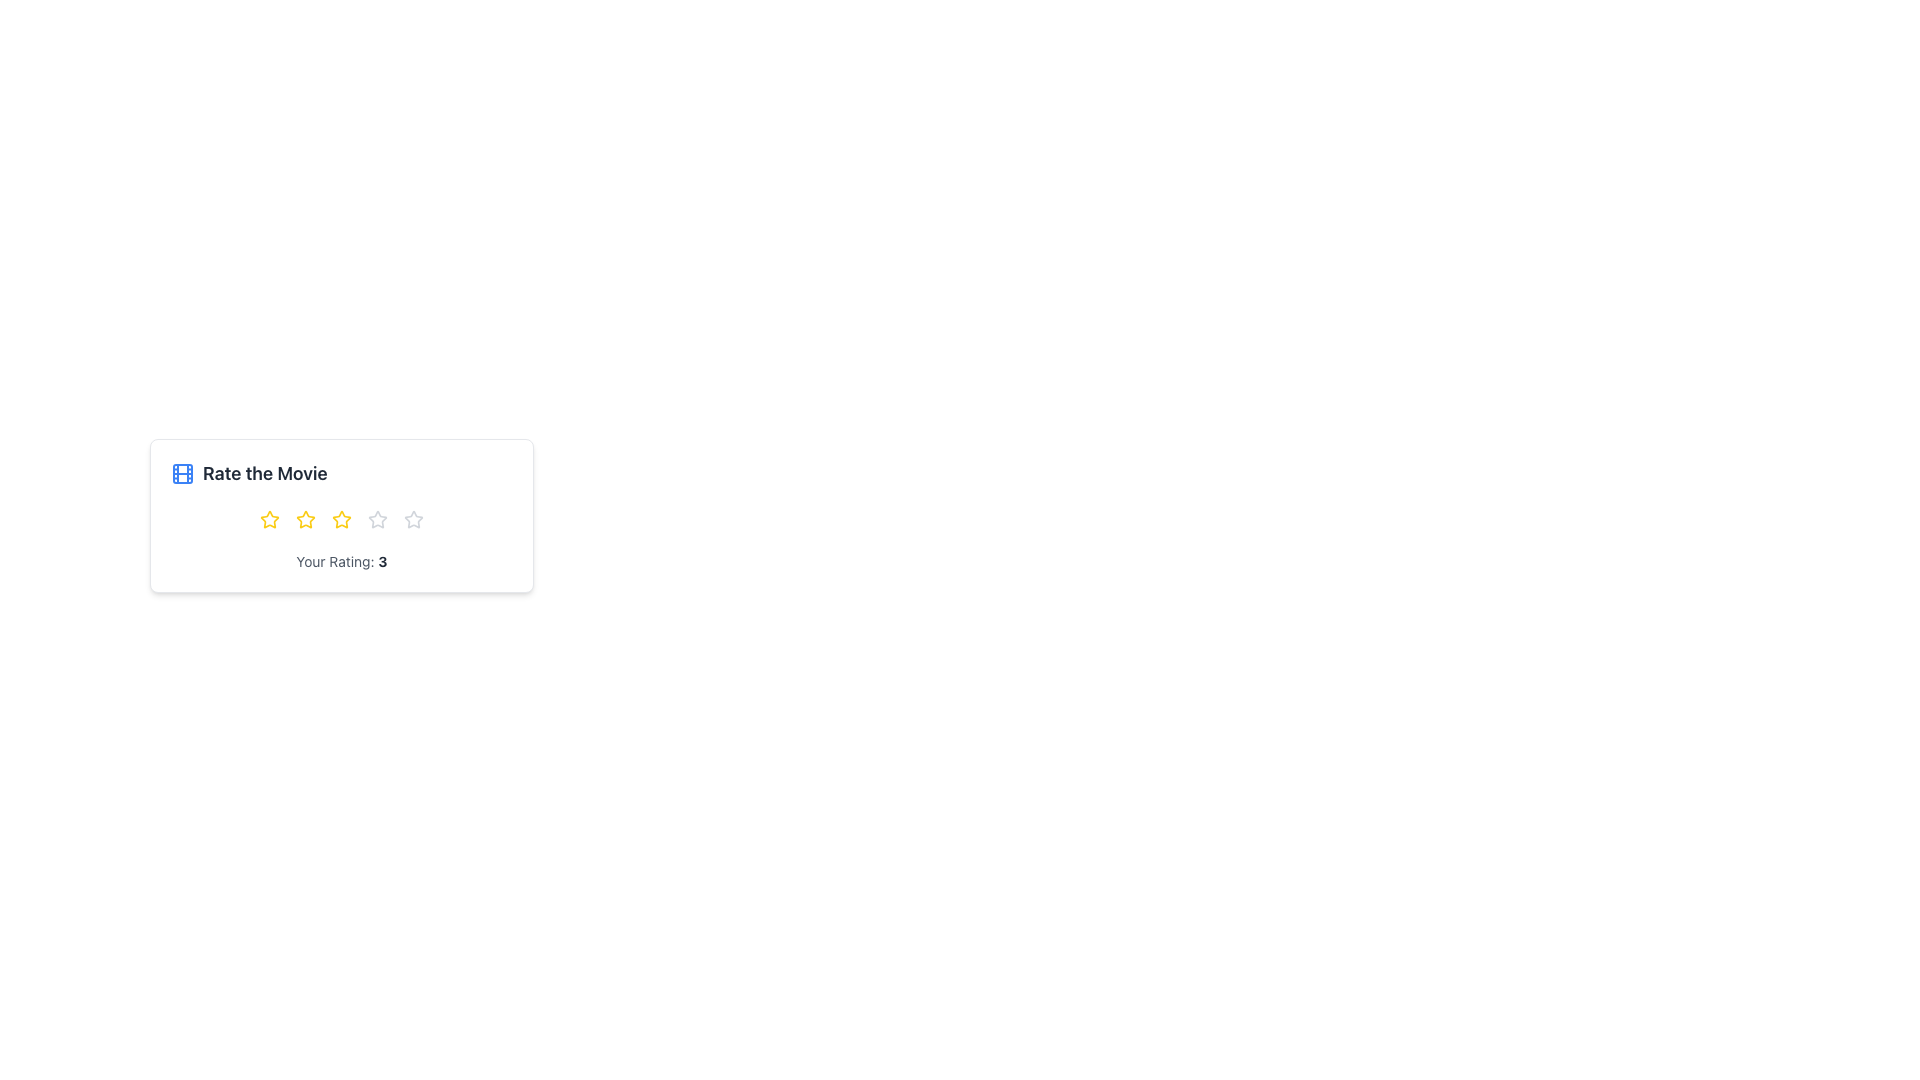  What do you see at coordinates (383, 561) in the screenshot?
I see `on the numeric text '3' which is displayed in bold, dark gray font and is part of the text 'Your Rating: 3'` at bounding box center [383, 561].